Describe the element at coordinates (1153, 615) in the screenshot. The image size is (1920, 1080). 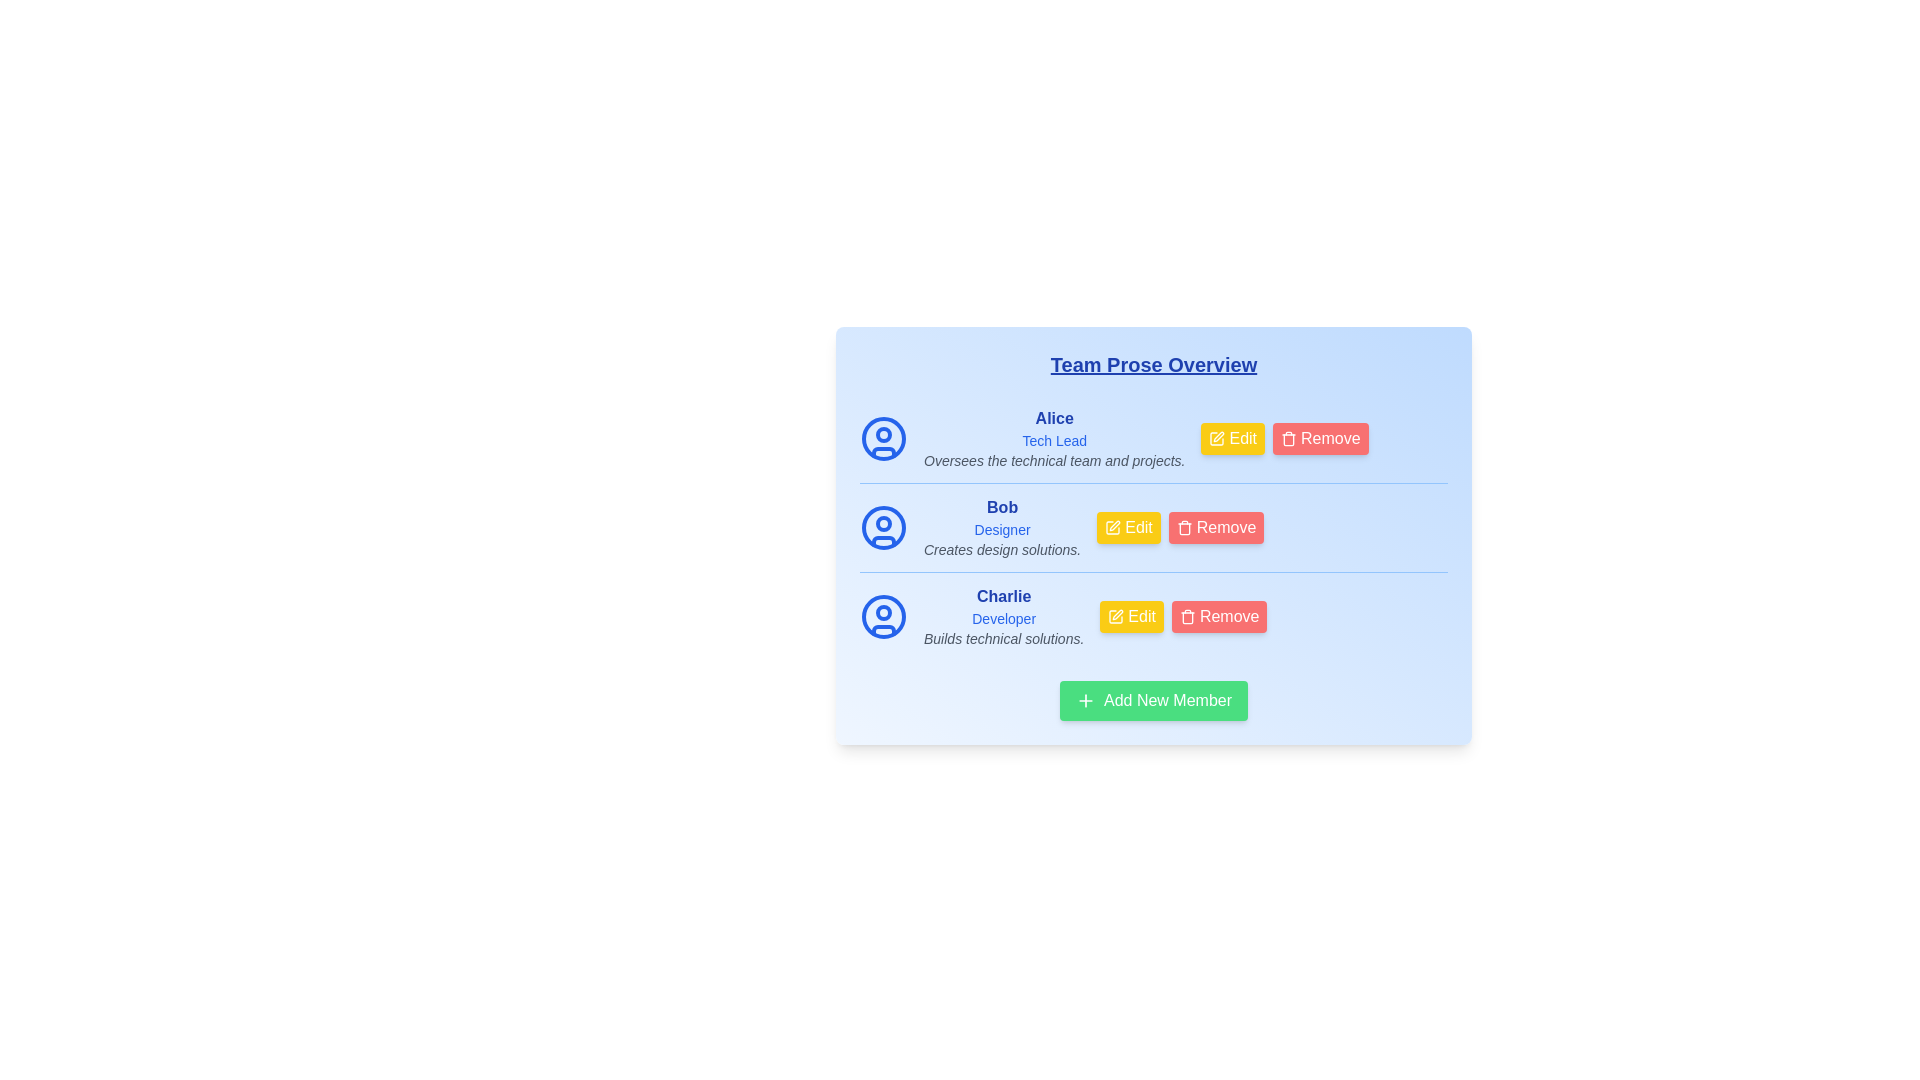
I see `the first button in the interactive controls section` at that location.